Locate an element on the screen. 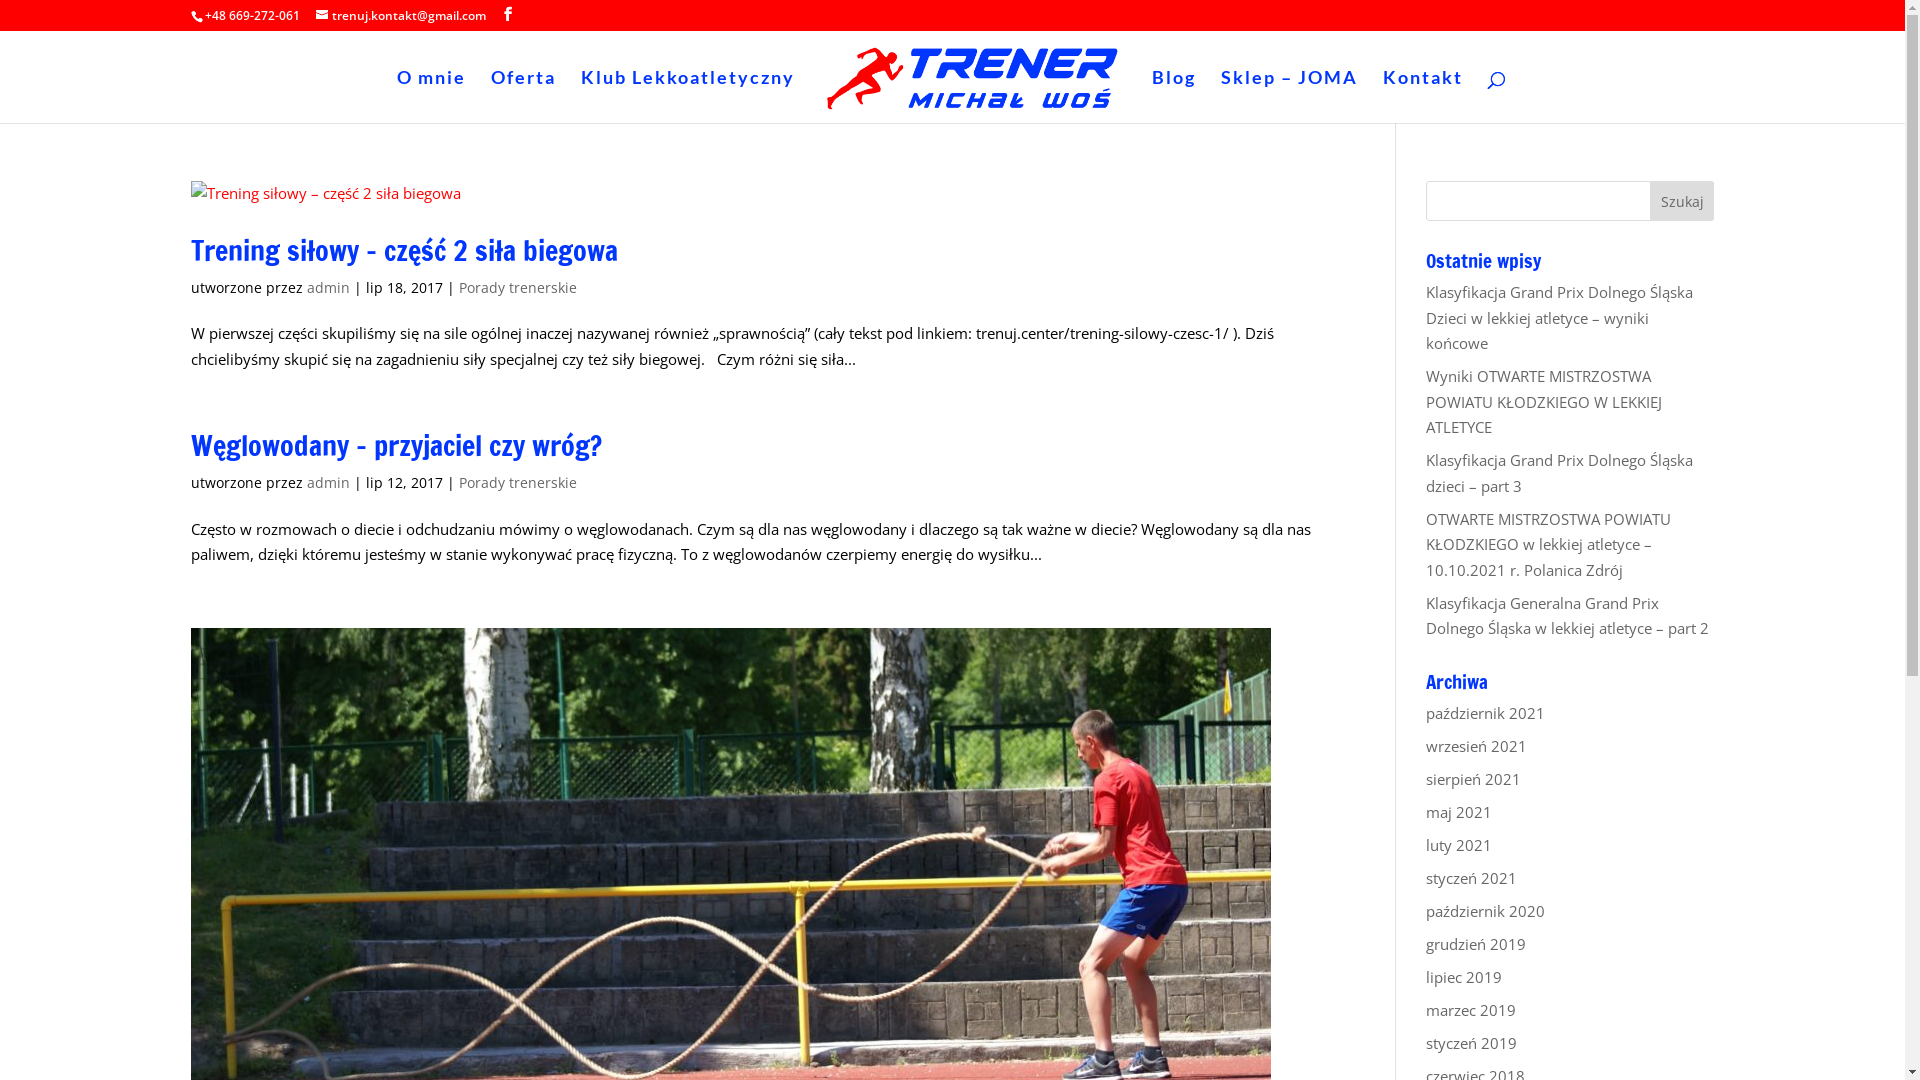 Image resolution: width=1920 pixels, height=1080 pixels. 'Oferta' is located at coordinates (523, 96).